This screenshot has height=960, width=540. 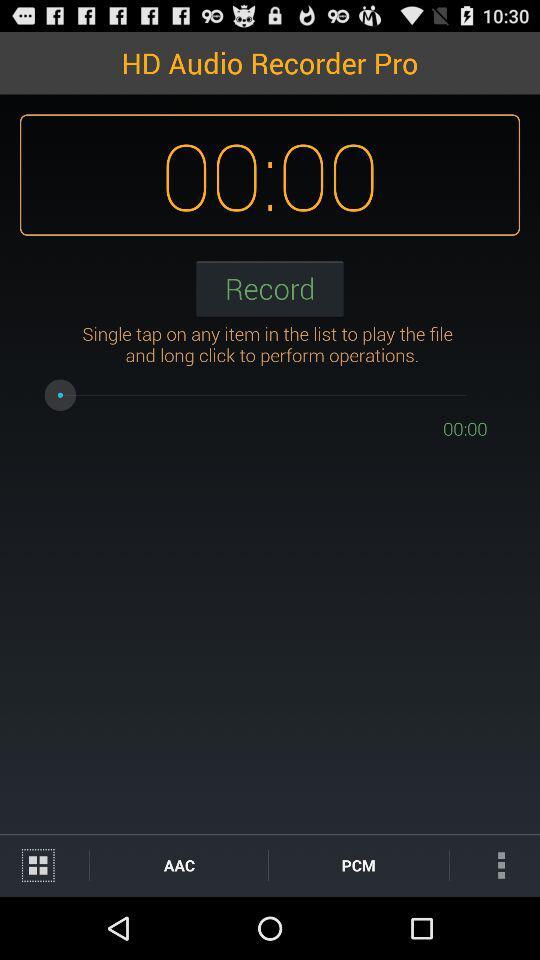 What do you see at coordinates (44, 864) in the screenshot?
I see `the icon to the left of aac icon` at bounding box center [44, 864].